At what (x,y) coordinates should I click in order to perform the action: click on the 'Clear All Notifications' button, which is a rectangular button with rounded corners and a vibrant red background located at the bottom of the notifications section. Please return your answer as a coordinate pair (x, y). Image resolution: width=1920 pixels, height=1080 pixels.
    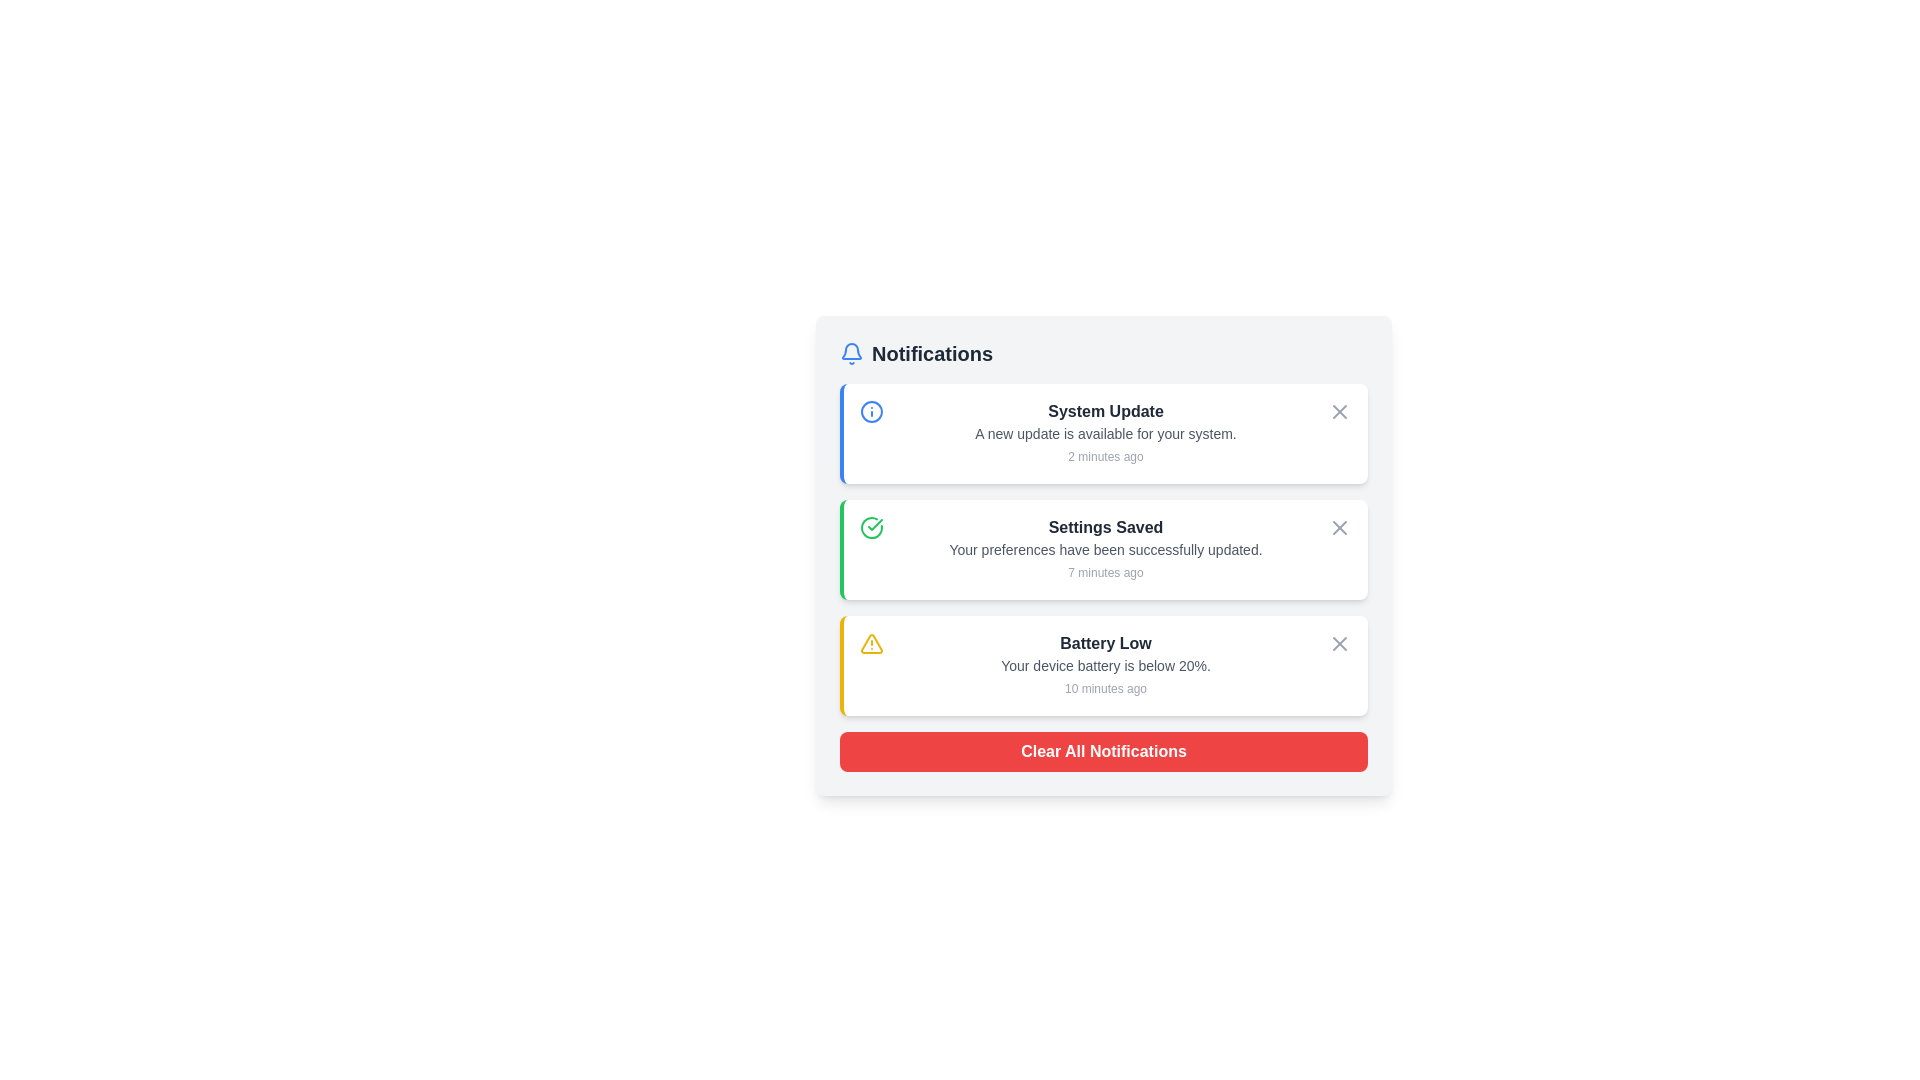
    Looking at the image, I should click on (1103, 752).